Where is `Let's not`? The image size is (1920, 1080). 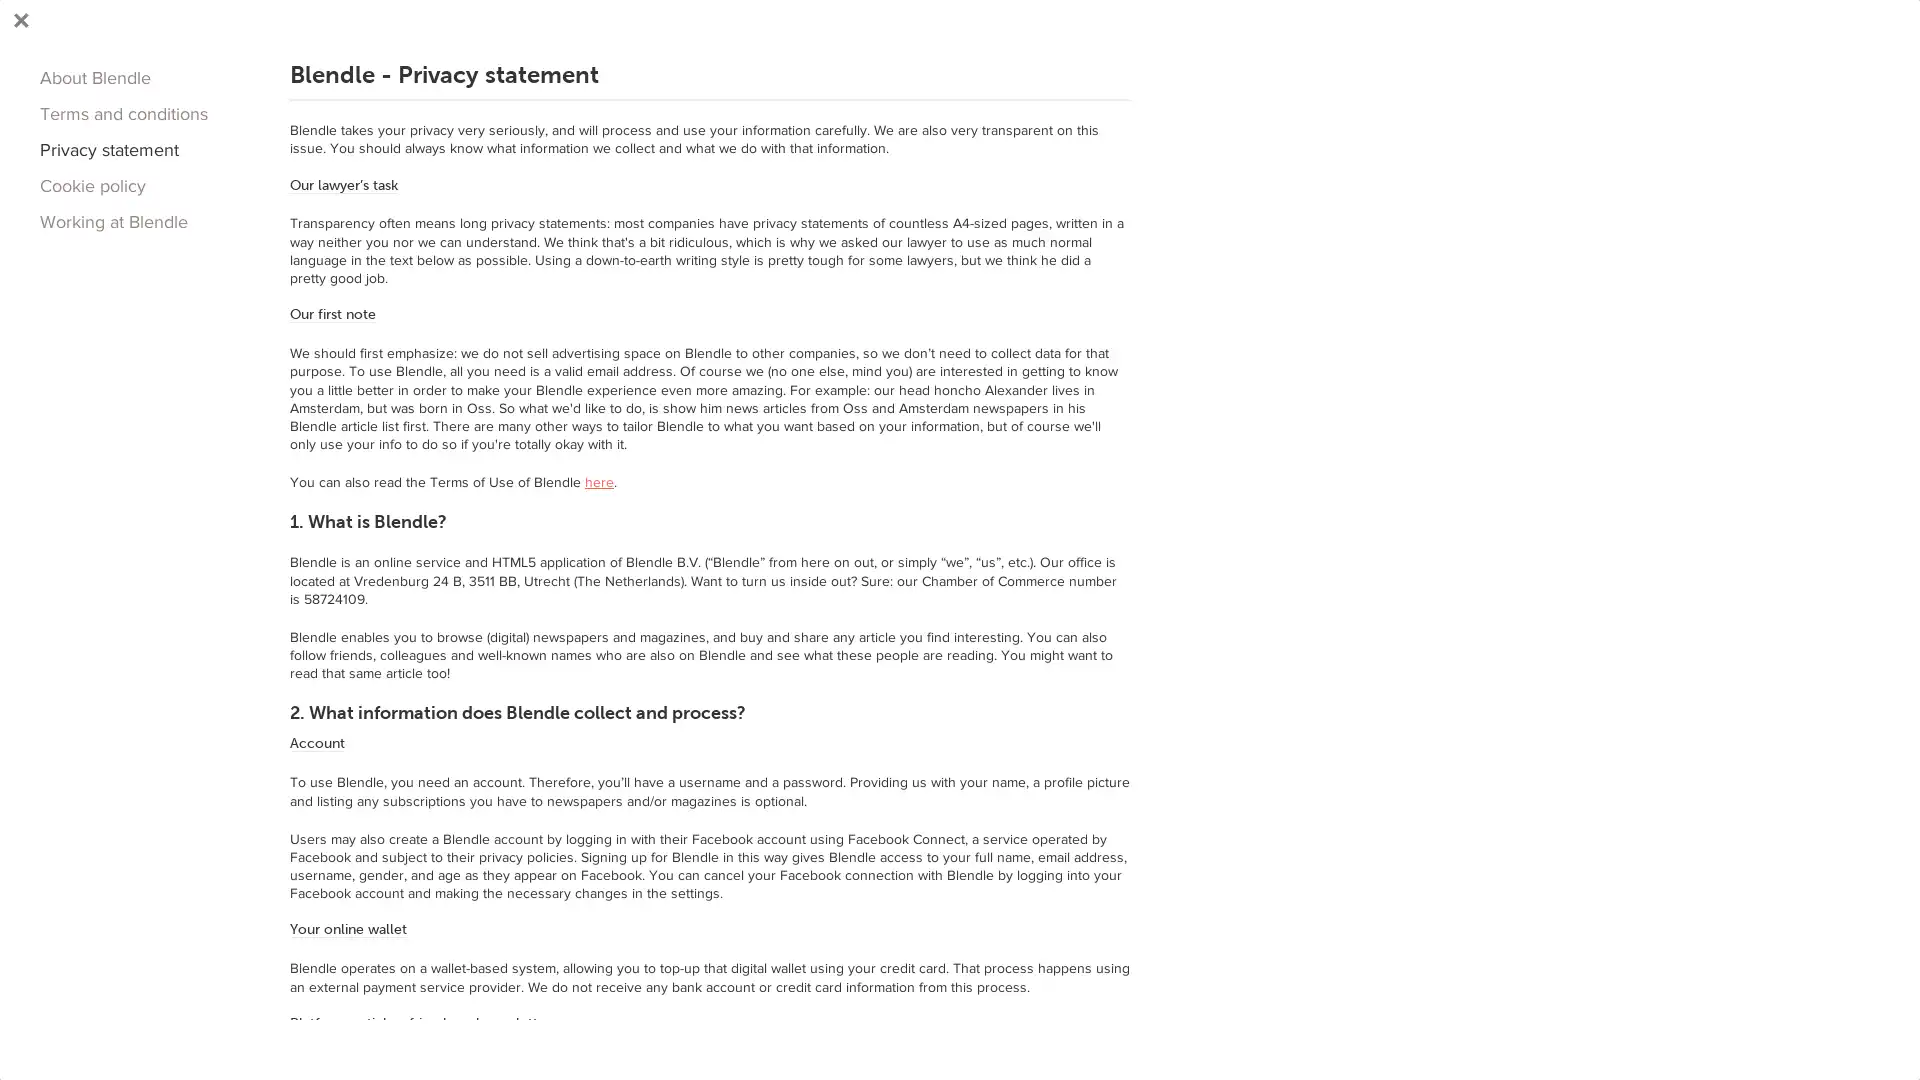 Let's not is located at coordinates (1419, 1029).